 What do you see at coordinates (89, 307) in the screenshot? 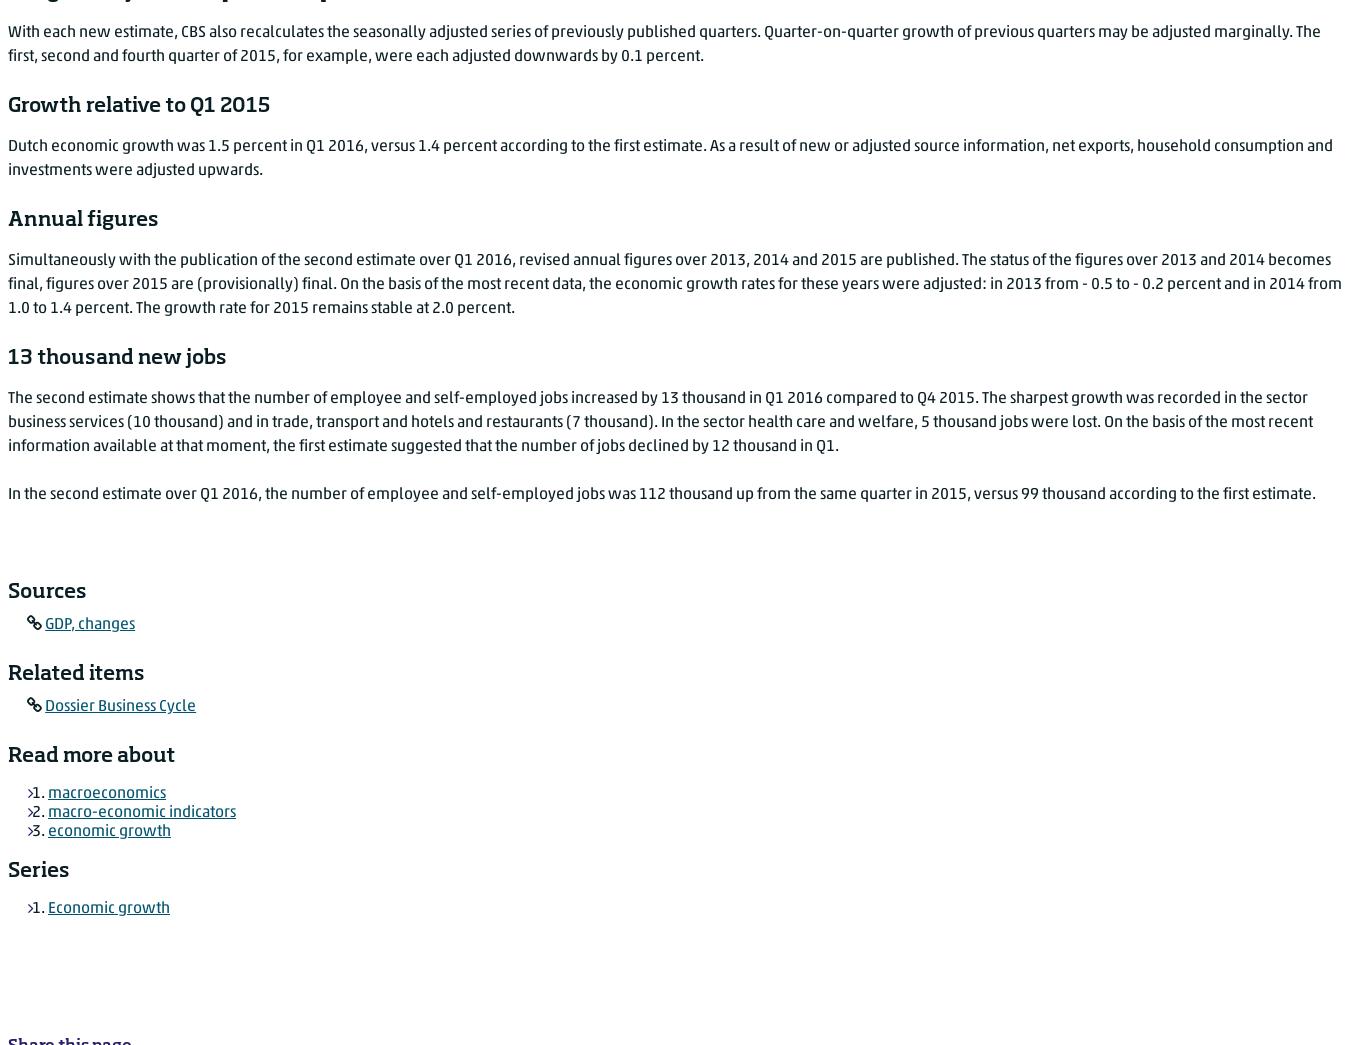
I see `'1.4 percent'` at bounding box center [89, 307].